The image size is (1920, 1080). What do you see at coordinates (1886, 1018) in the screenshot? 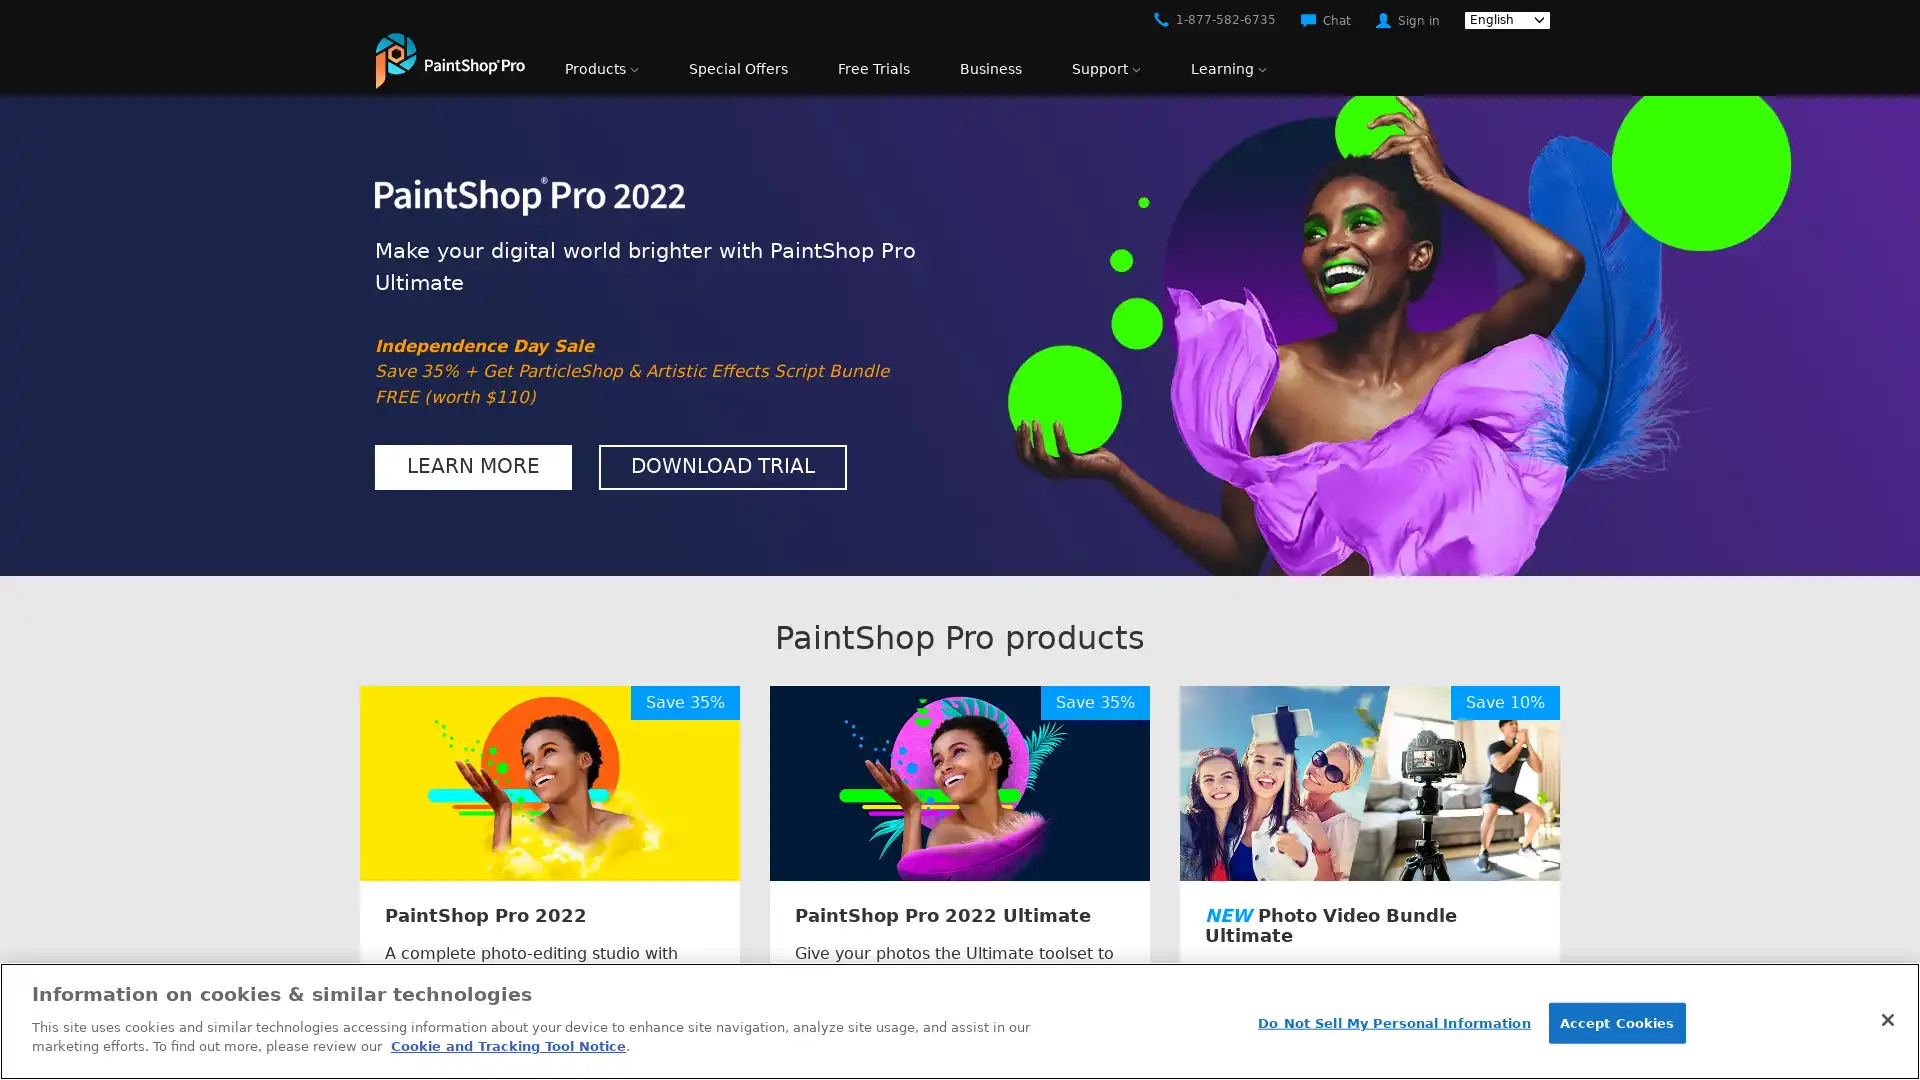
I see `Close` at bounding box center [1886, 1018].